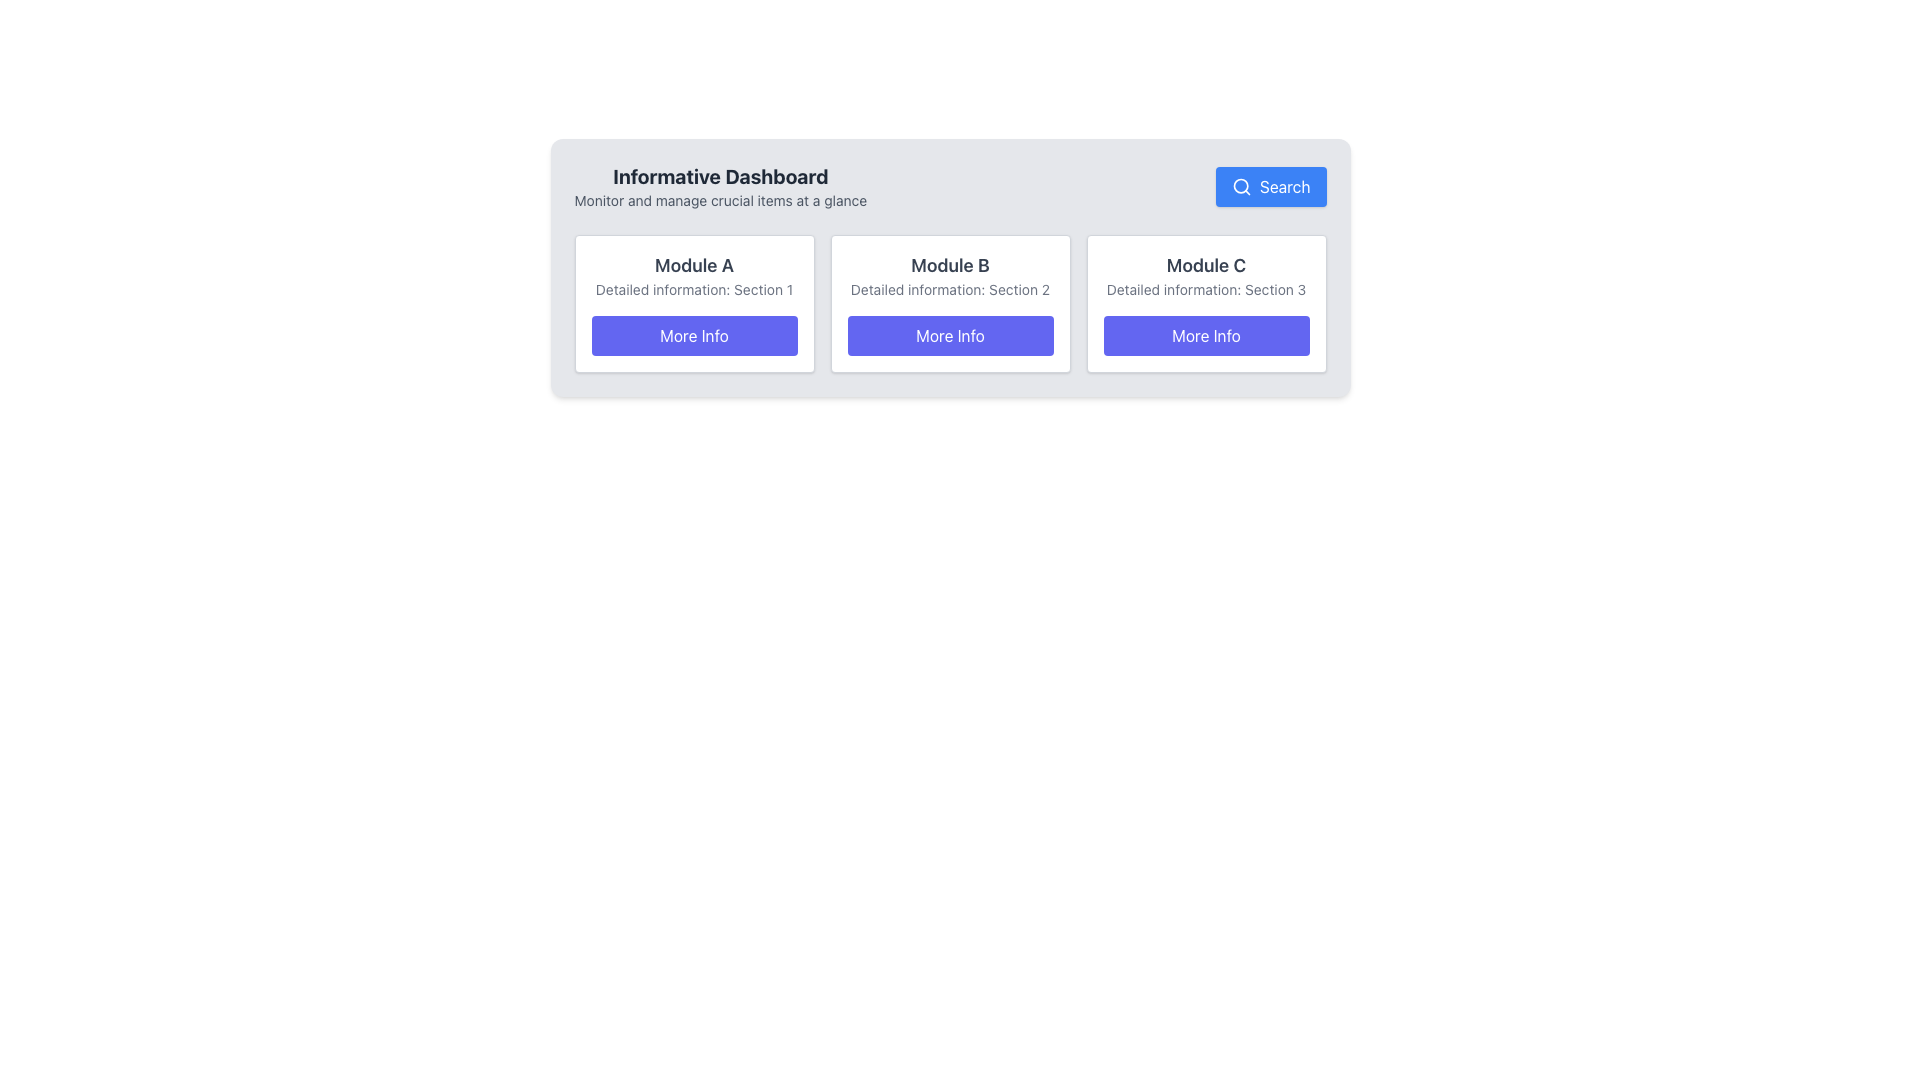  I want to click on the descriptive Text Label that provides supplementary information about the 'Module A' section, positioned below the 'Module A' heading and above the 'More Info' button, so click(694, 289).